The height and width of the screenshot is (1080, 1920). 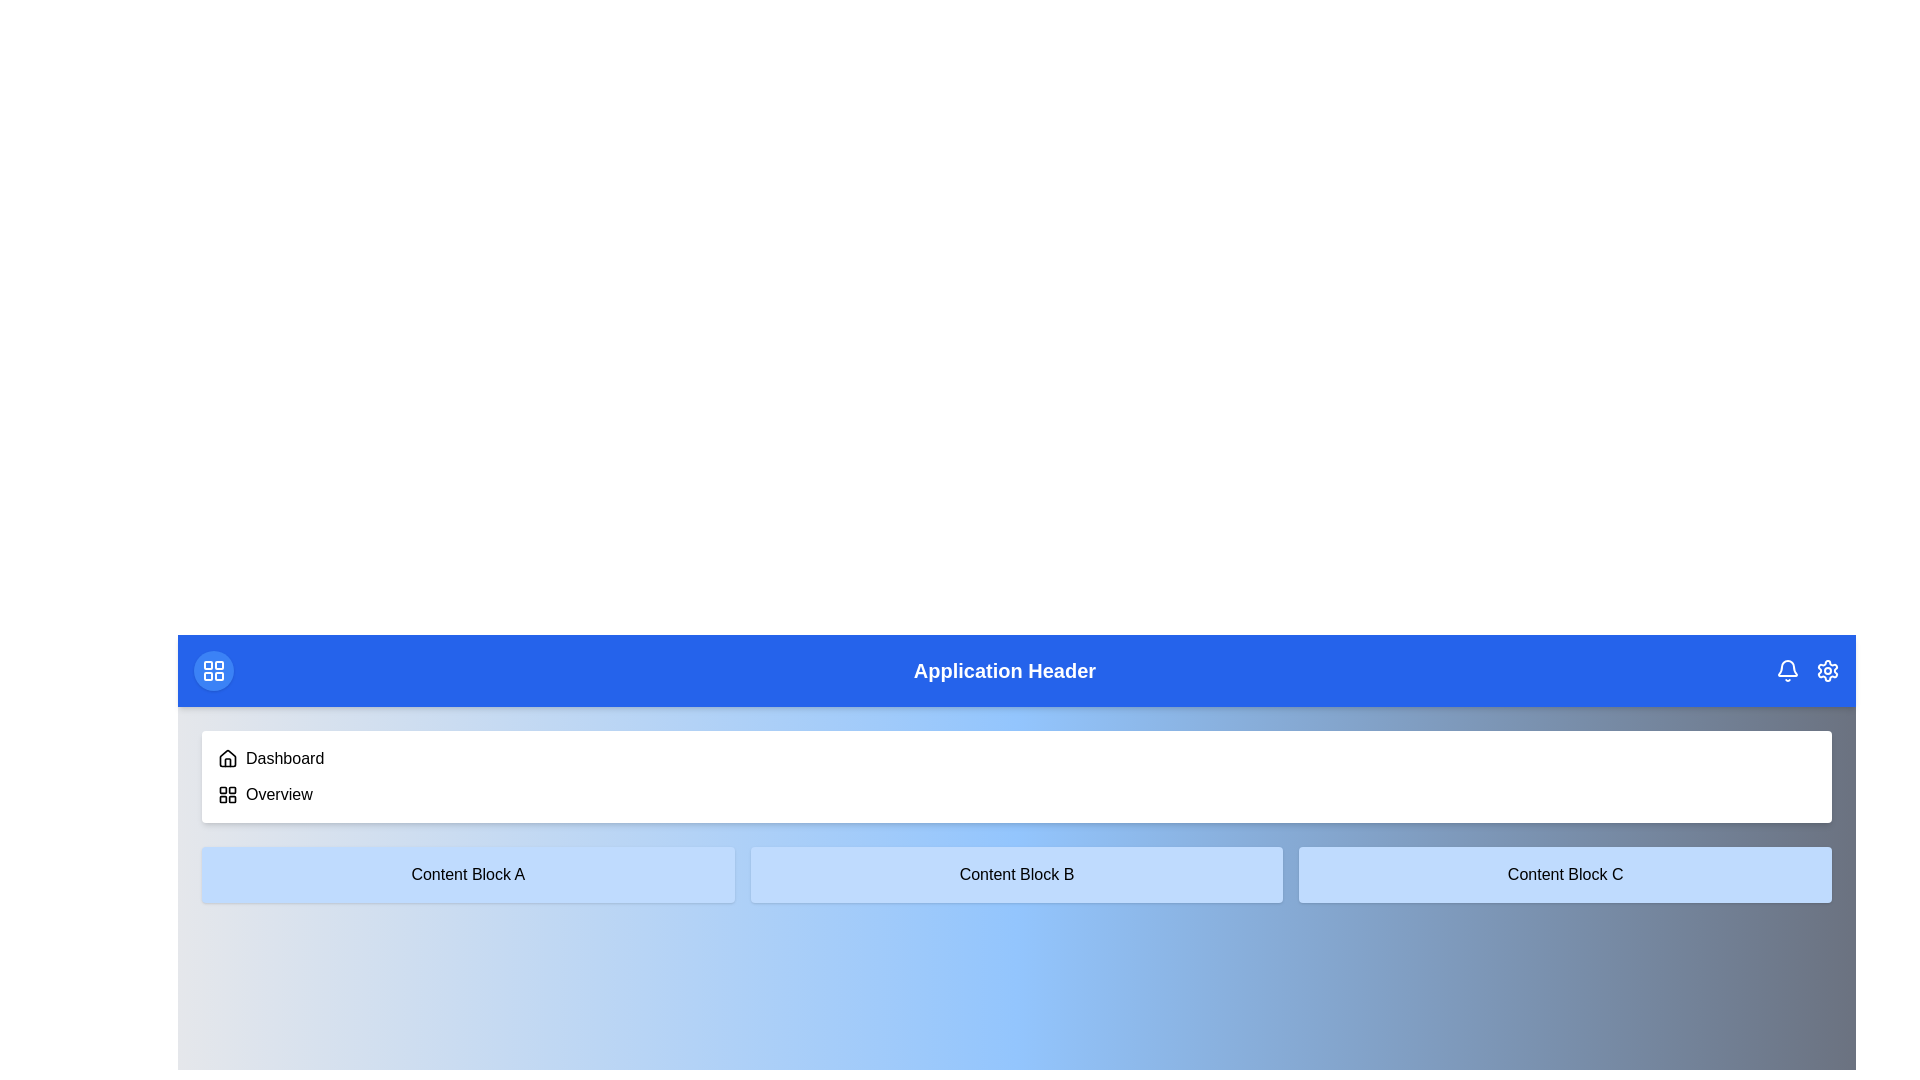 I want to click on the center of 'Content Block B', so click(x=1017, y=874).